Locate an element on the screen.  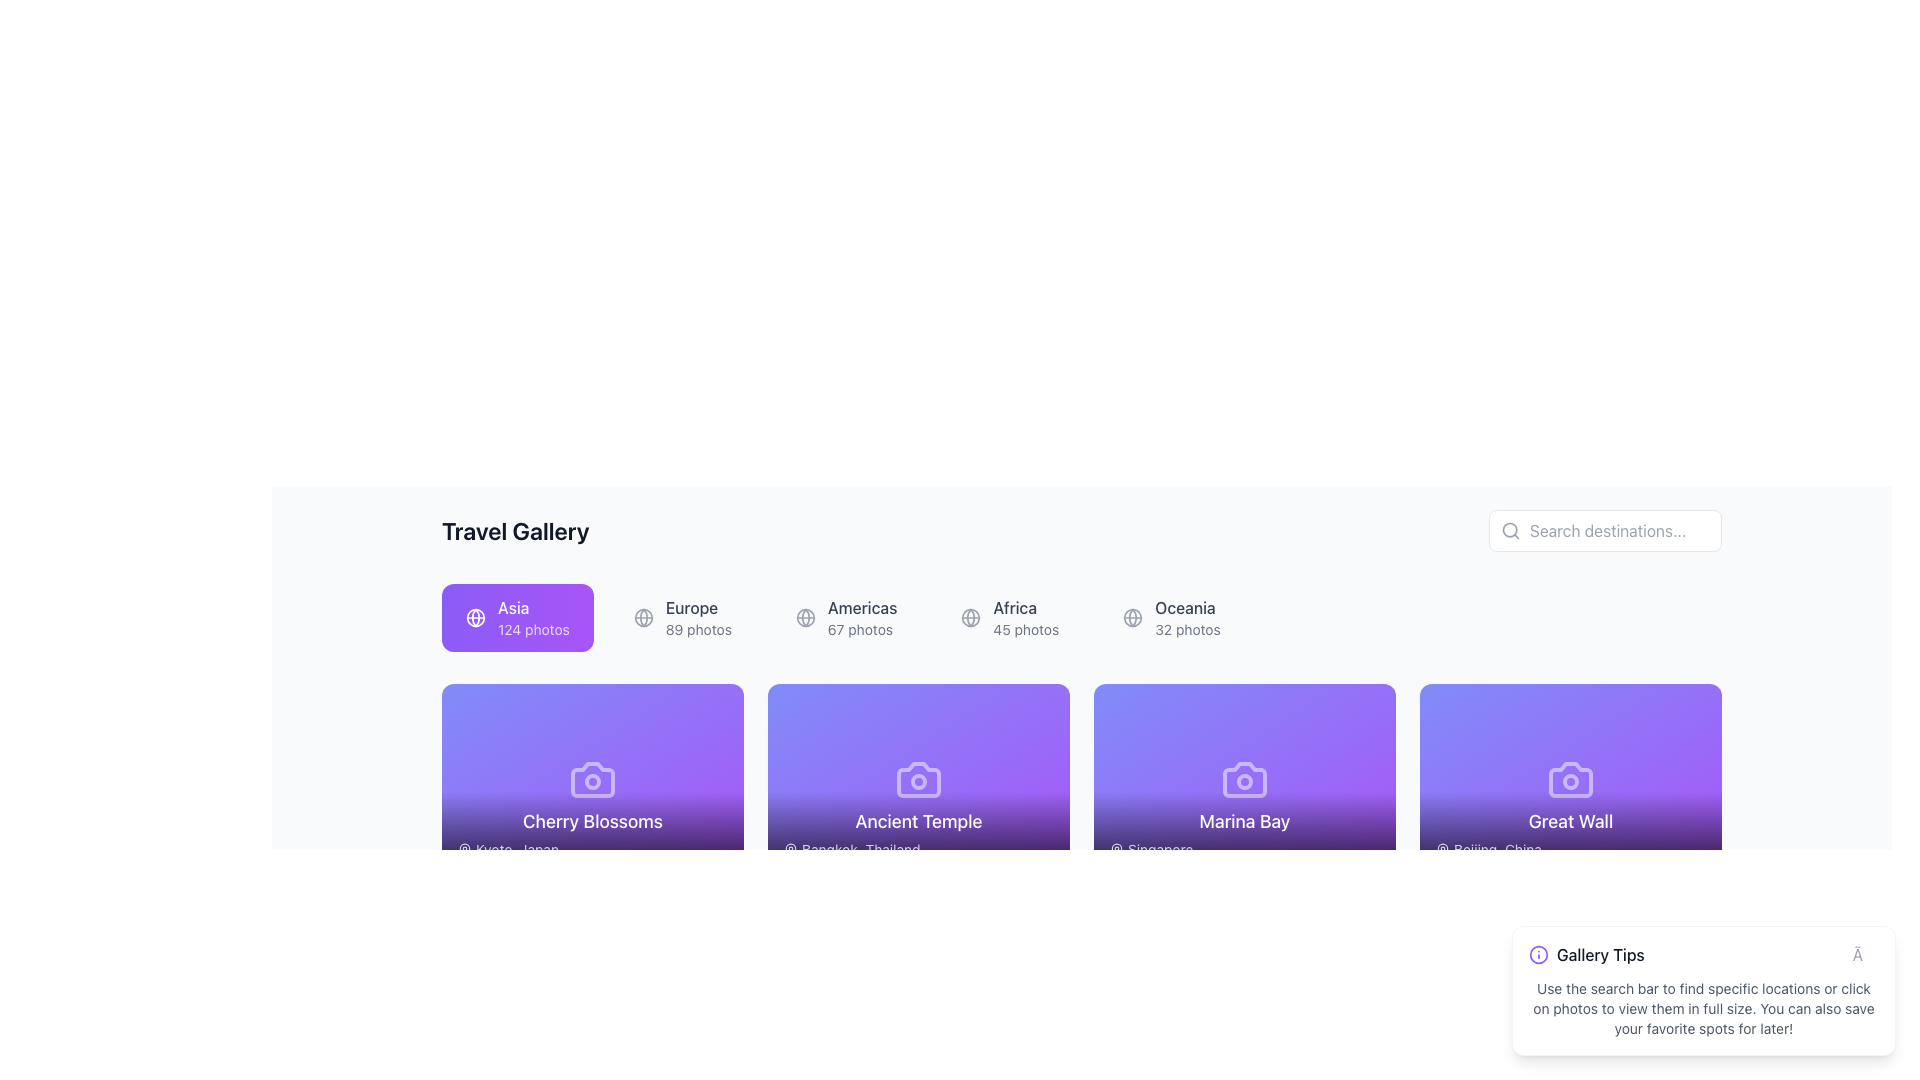
the close button located at the top-right corner of the 'Gallery Tips' panel to change its color is located at coordinates (1864, 954).